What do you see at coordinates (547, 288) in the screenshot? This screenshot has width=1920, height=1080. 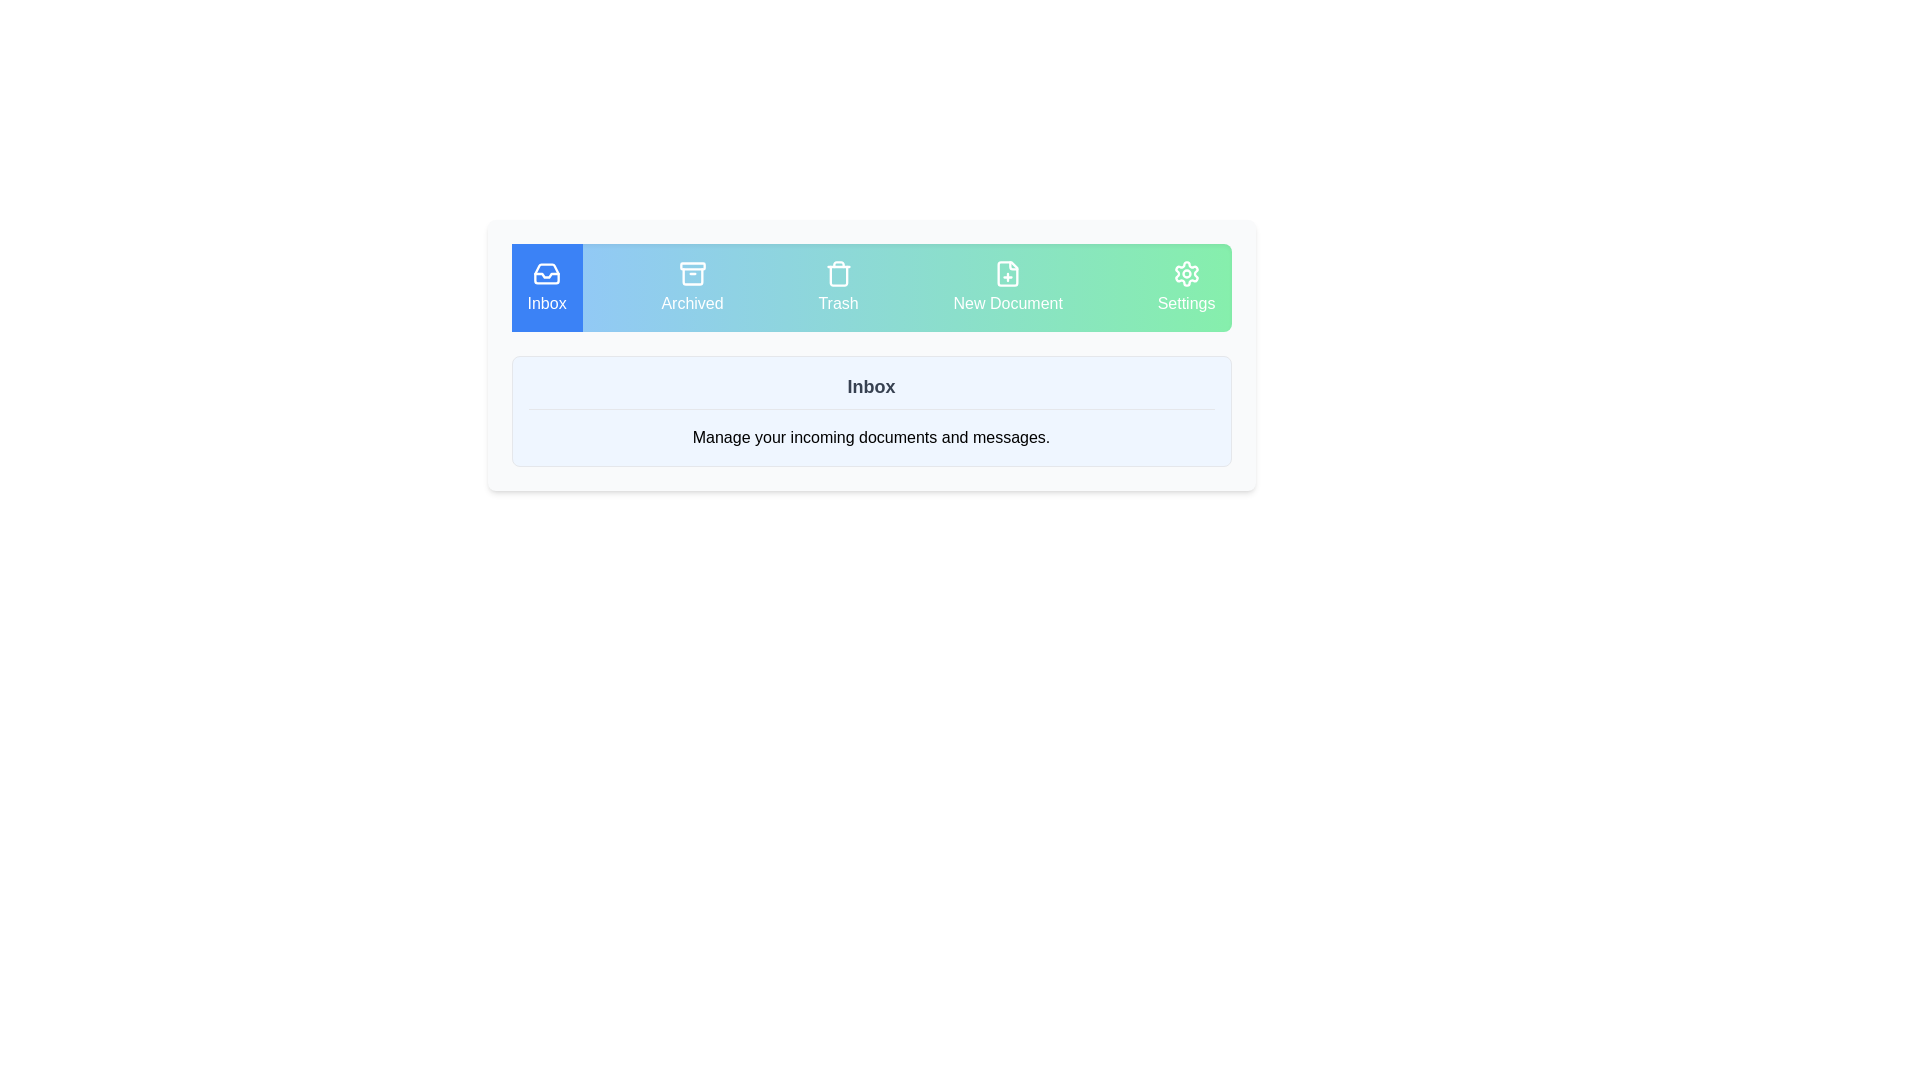 I see `the tab labeled Inbox to switch to it` at bounding box center [547, 288].